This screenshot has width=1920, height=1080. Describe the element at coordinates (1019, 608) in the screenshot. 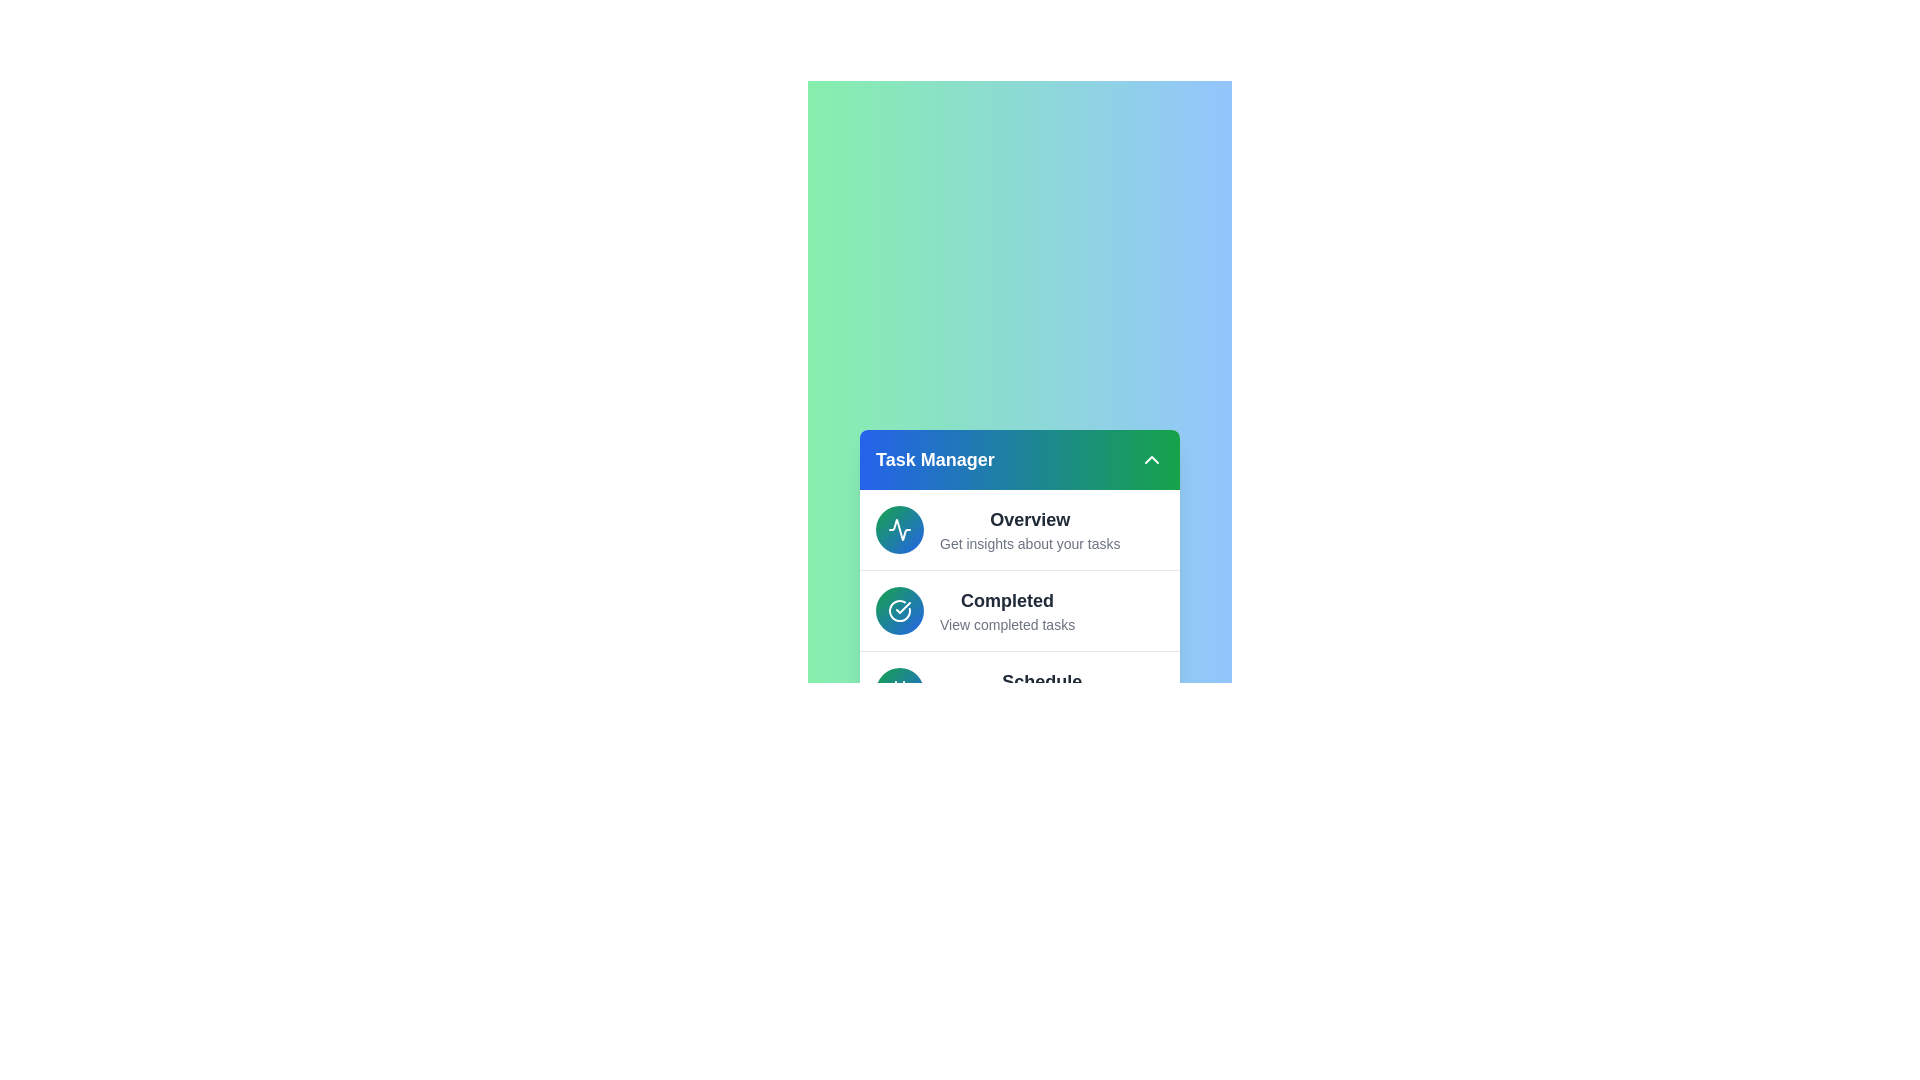

I see `the list item corresponding to the task category Completed` at that location.